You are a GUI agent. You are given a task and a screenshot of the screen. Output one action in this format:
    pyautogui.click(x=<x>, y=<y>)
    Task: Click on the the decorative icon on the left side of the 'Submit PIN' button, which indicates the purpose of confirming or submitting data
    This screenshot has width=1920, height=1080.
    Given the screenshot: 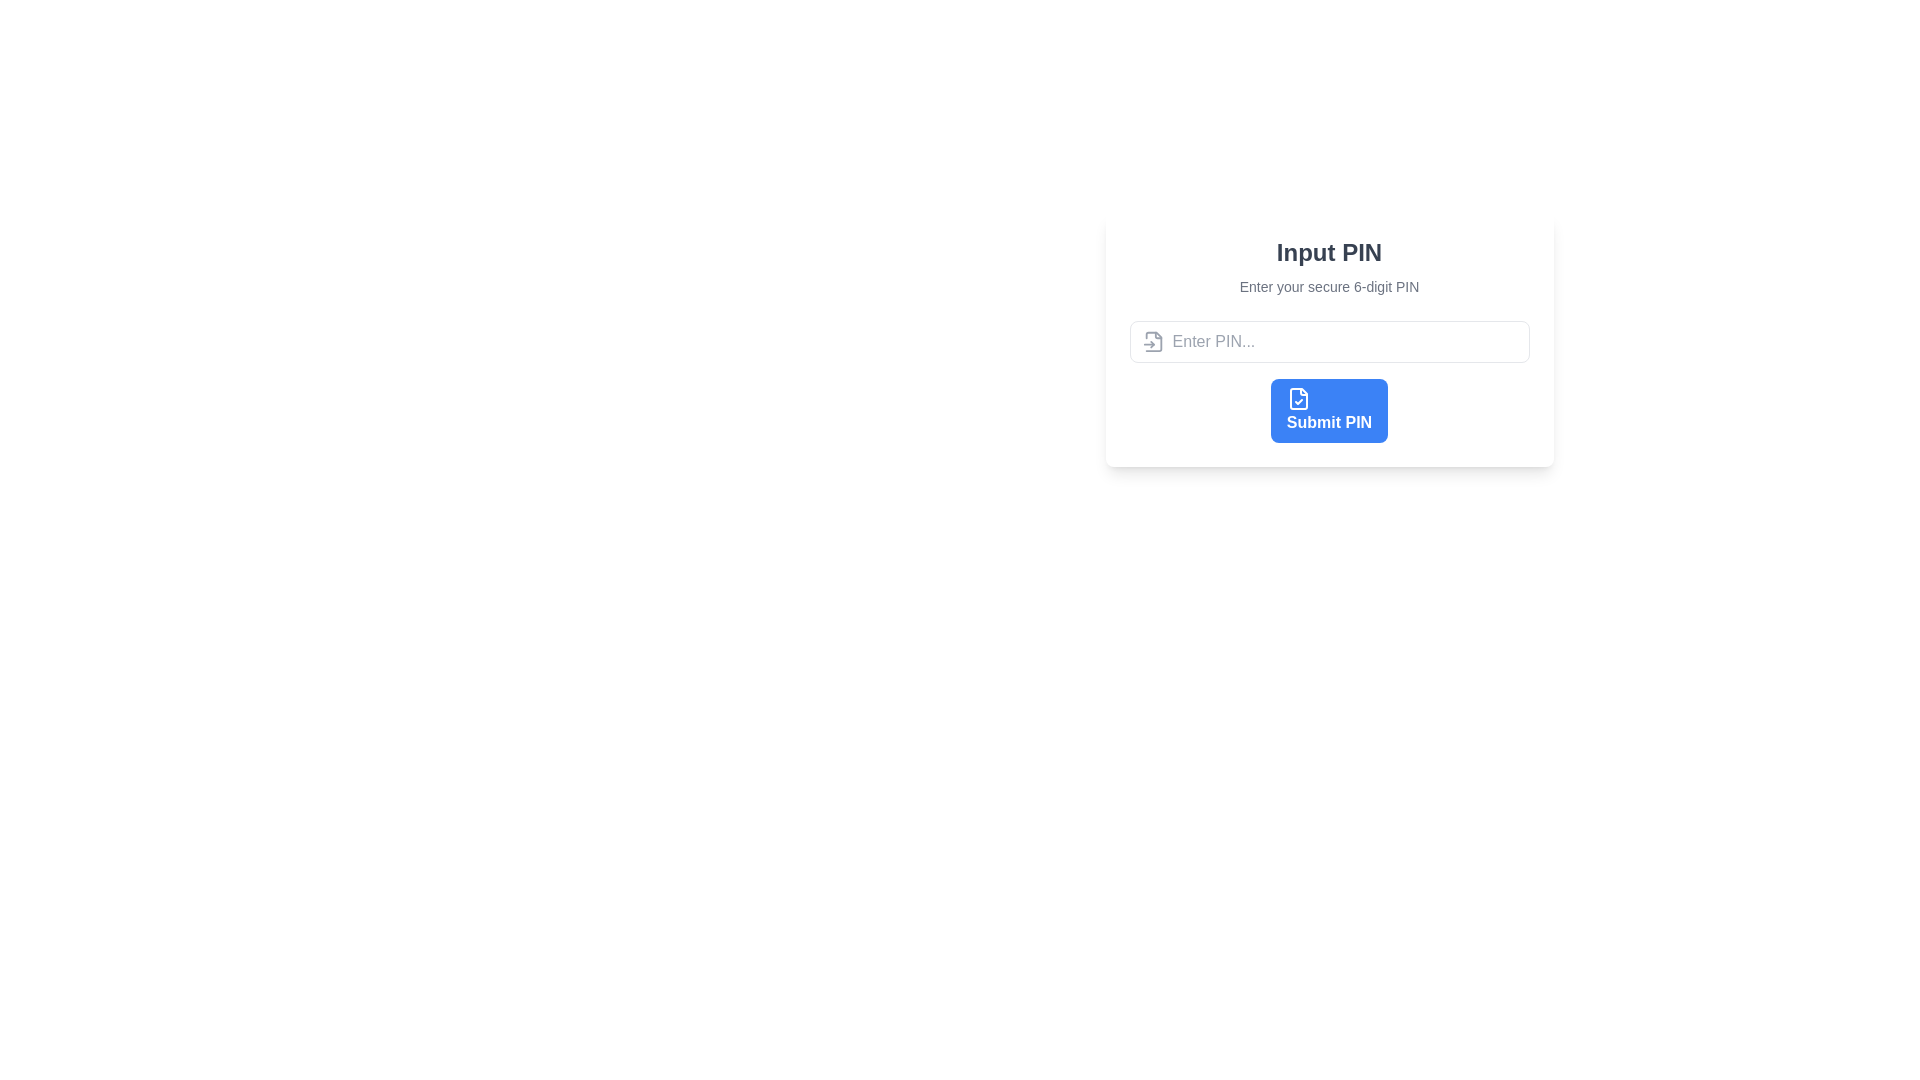 What is the action you would take?
    pyautogui.click(x=1298, y=398)
    